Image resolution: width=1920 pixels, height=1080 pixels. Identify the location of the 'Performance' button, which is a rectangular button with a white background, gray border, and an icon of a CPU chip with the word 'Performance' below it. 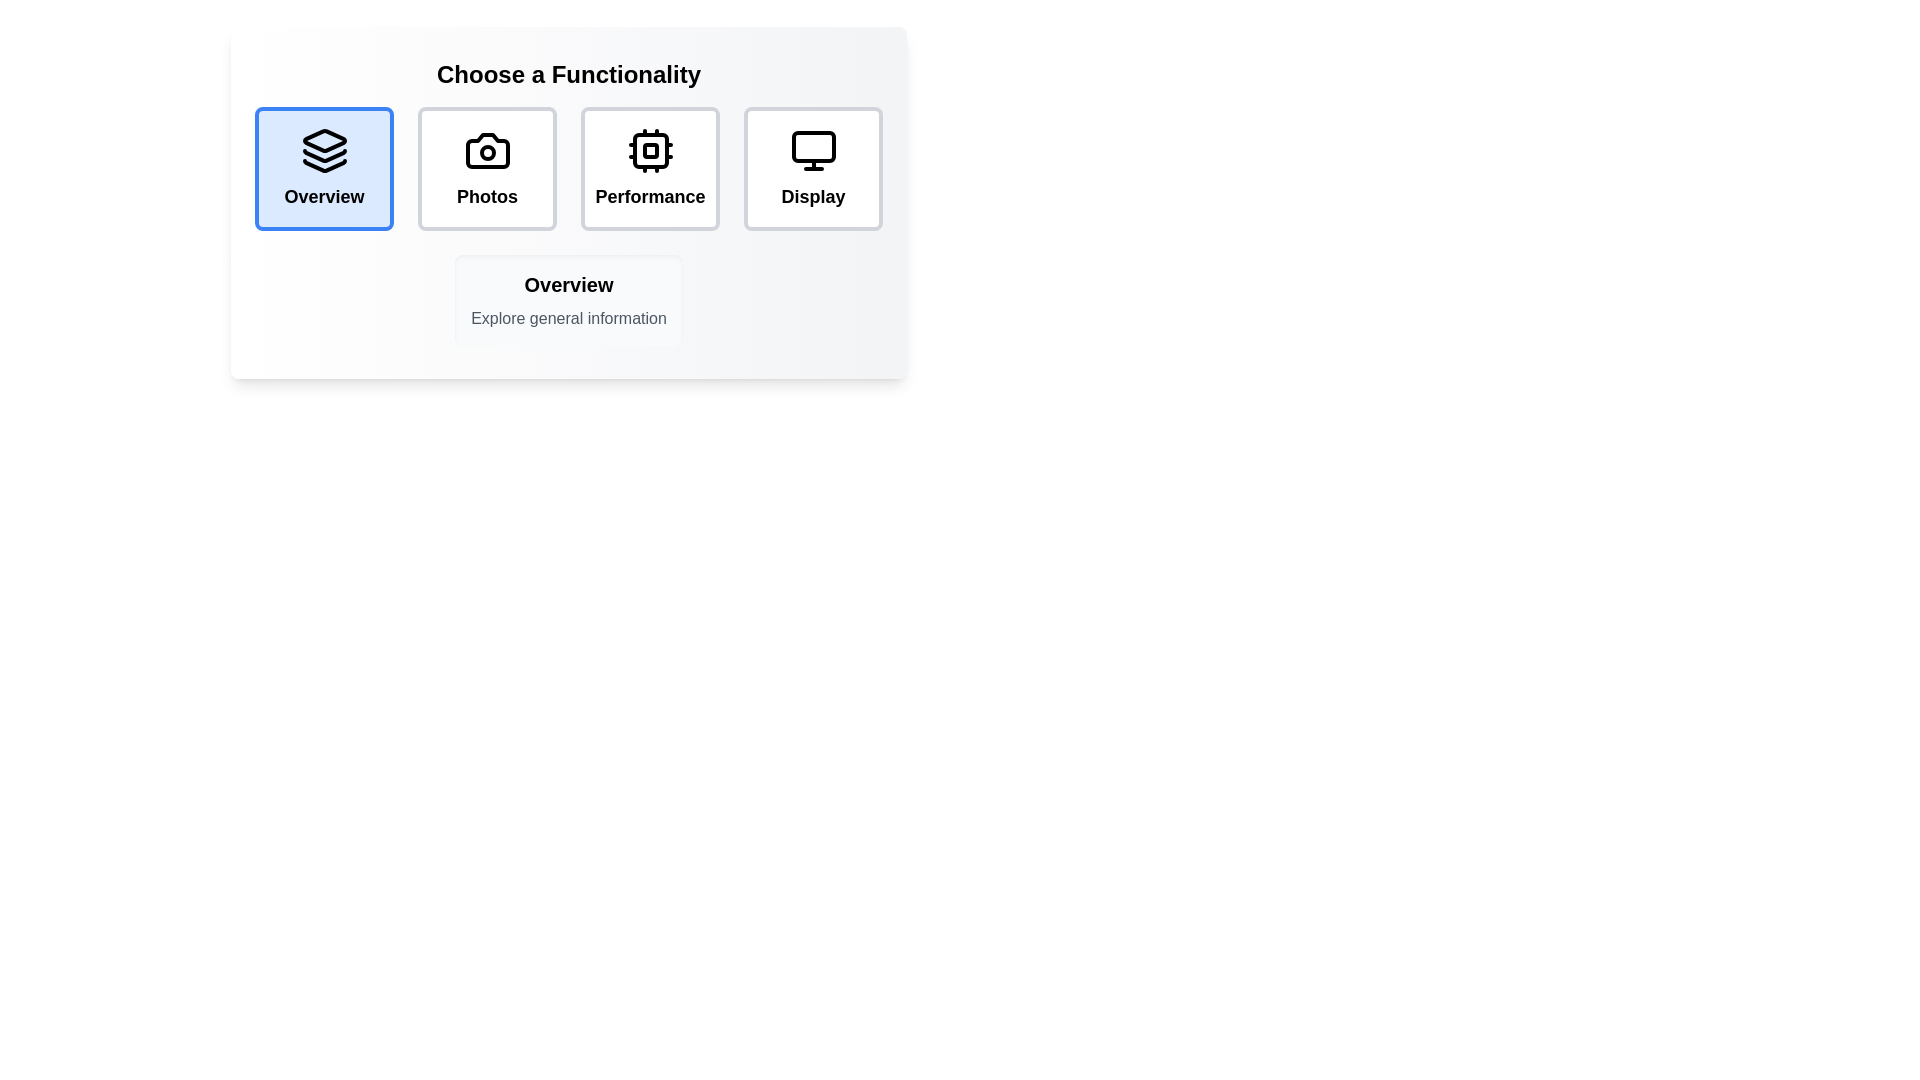
(650, 168).